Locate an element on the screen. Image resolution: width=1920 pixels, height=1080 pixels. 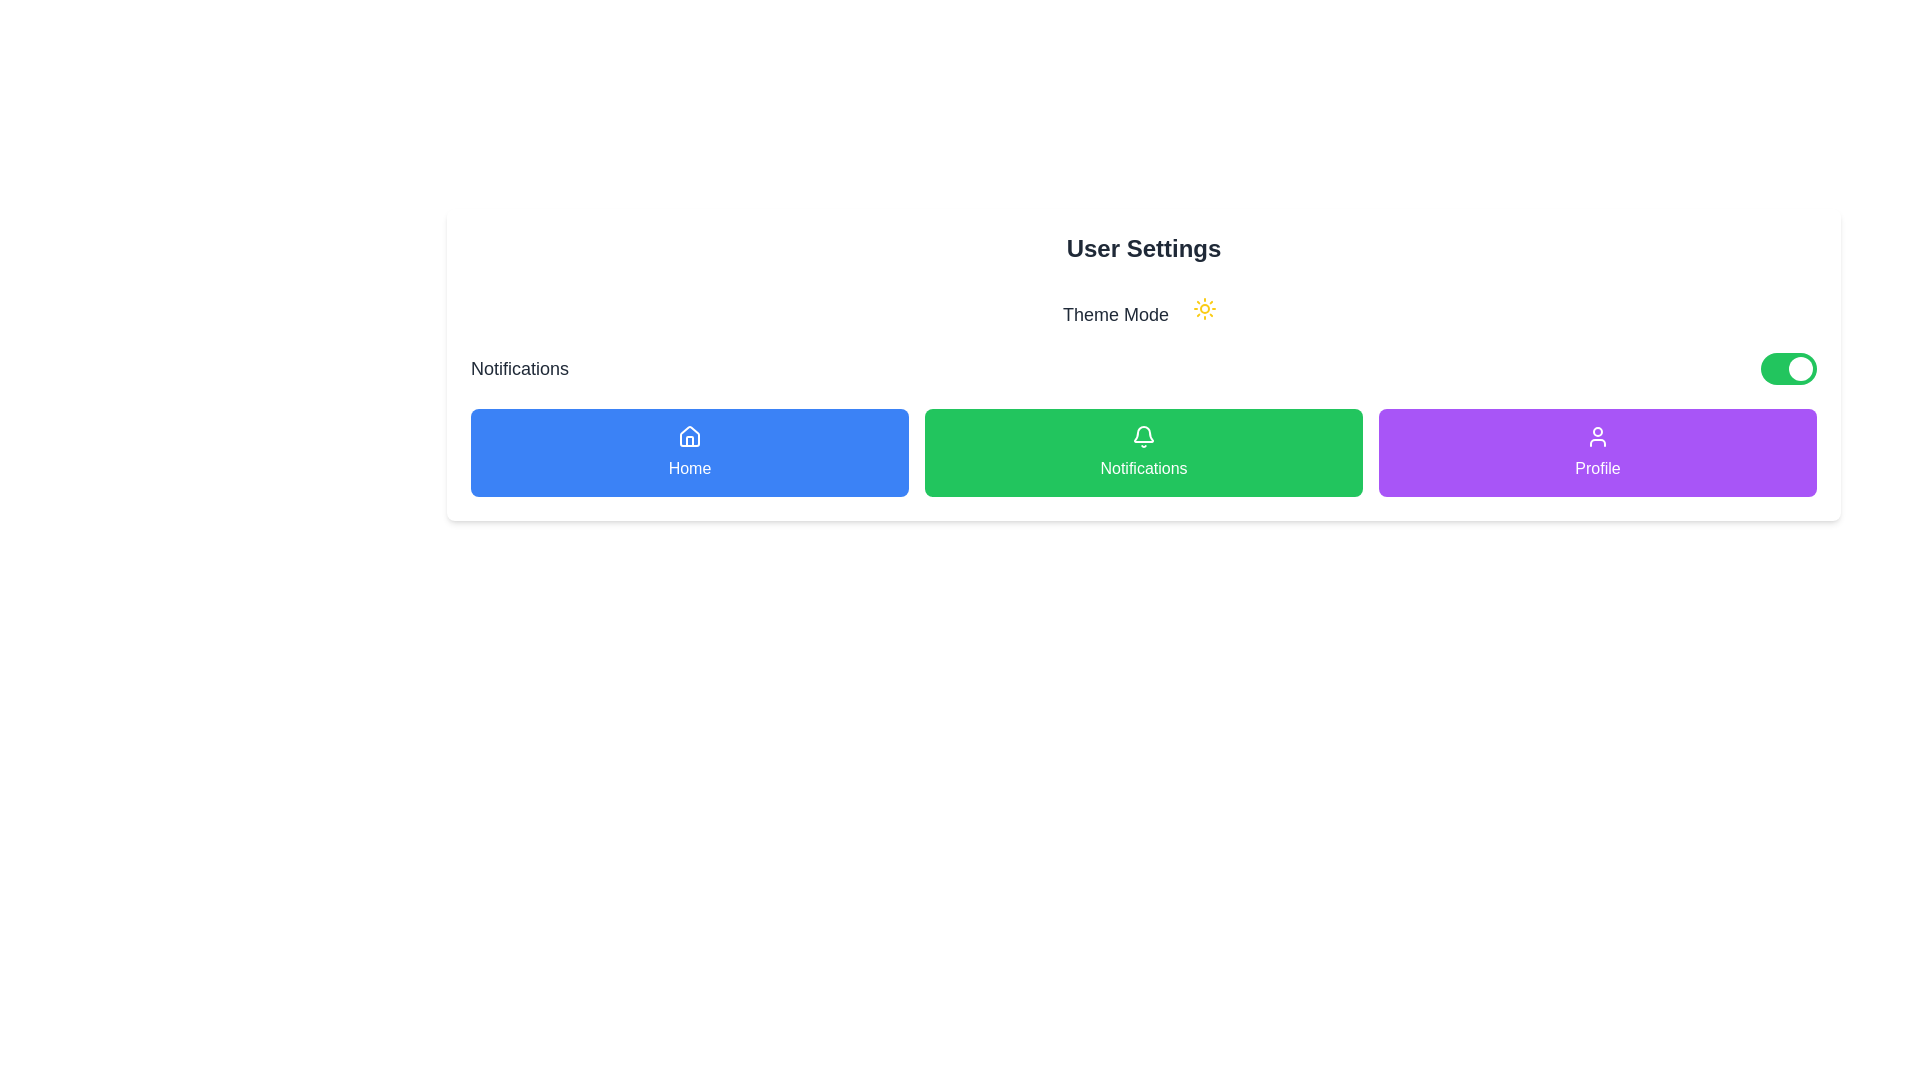
the toggle switch located in the top-right corner of the notification settings section is located at coordinates (1789, 369).